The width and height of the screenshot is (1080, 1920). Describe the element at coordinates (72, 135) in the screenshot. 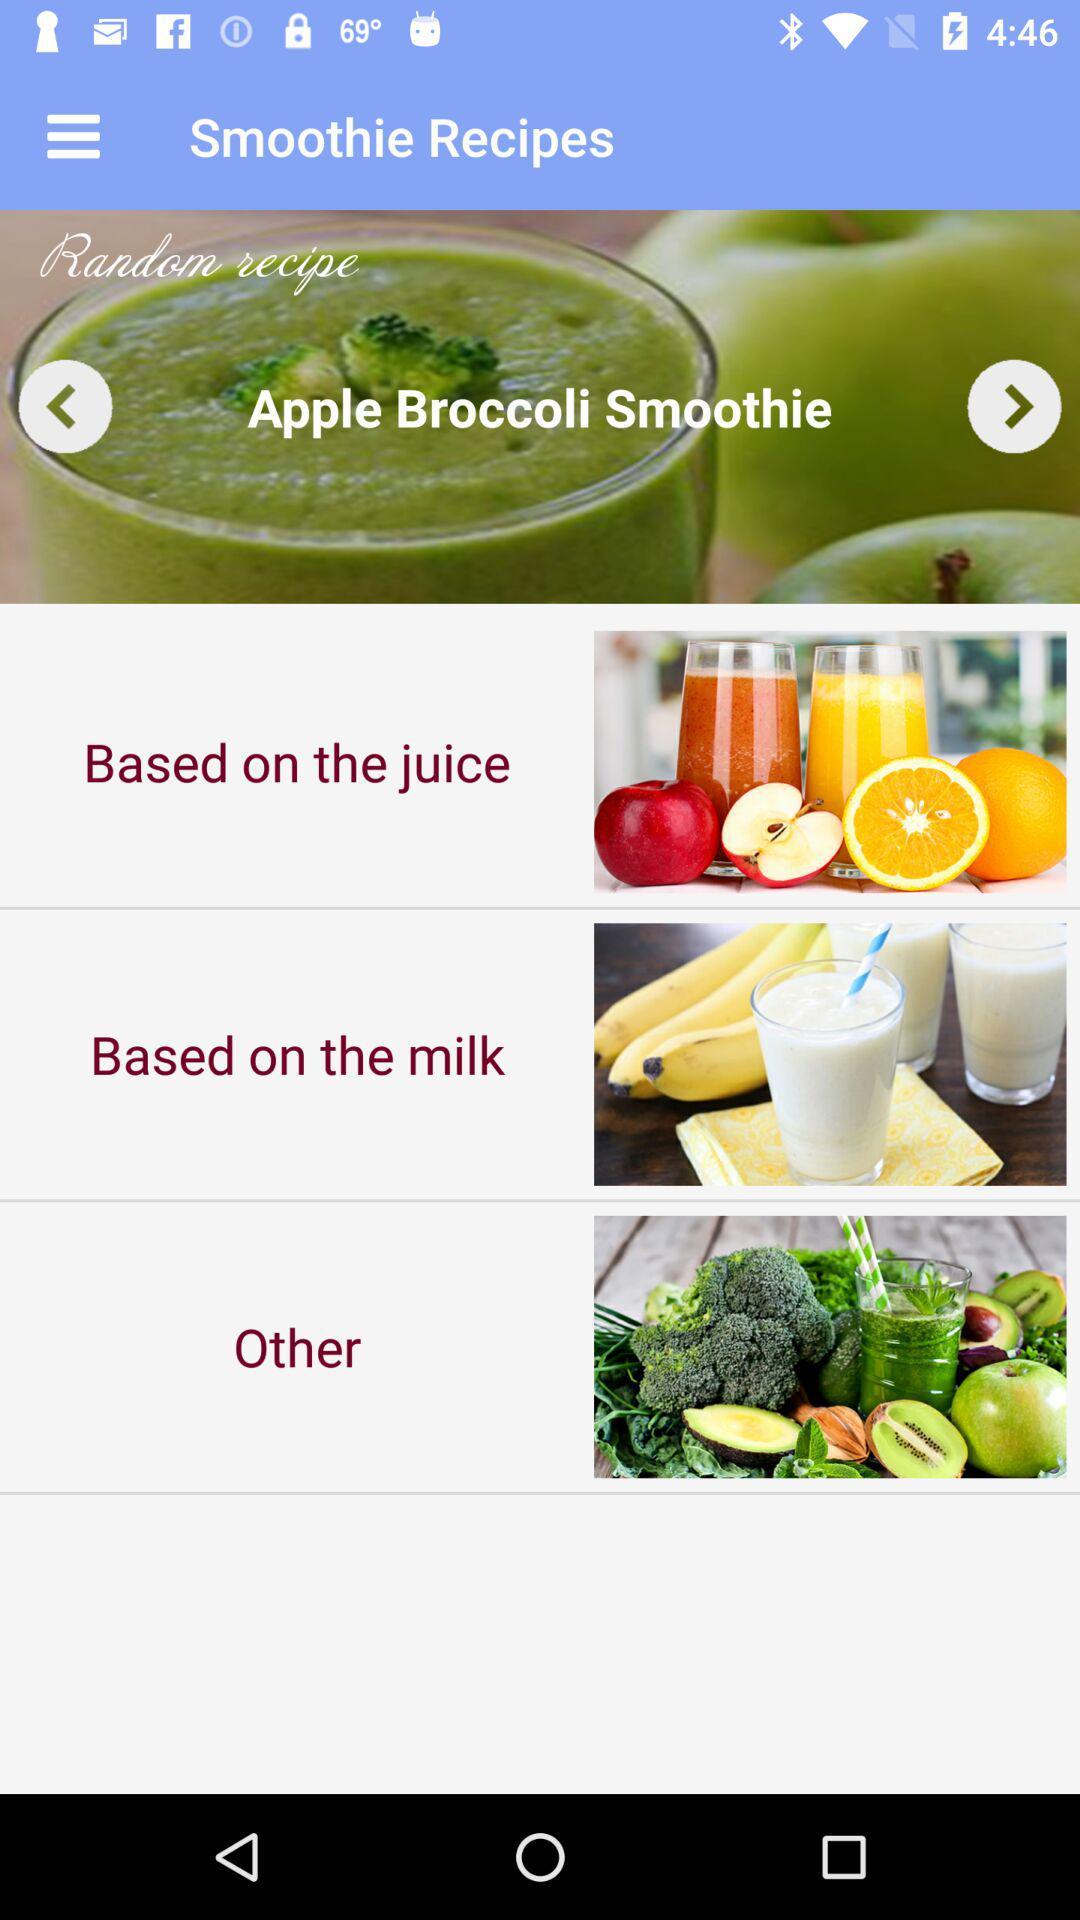

I see `the app to the left of smoothie recipes app` at that location.